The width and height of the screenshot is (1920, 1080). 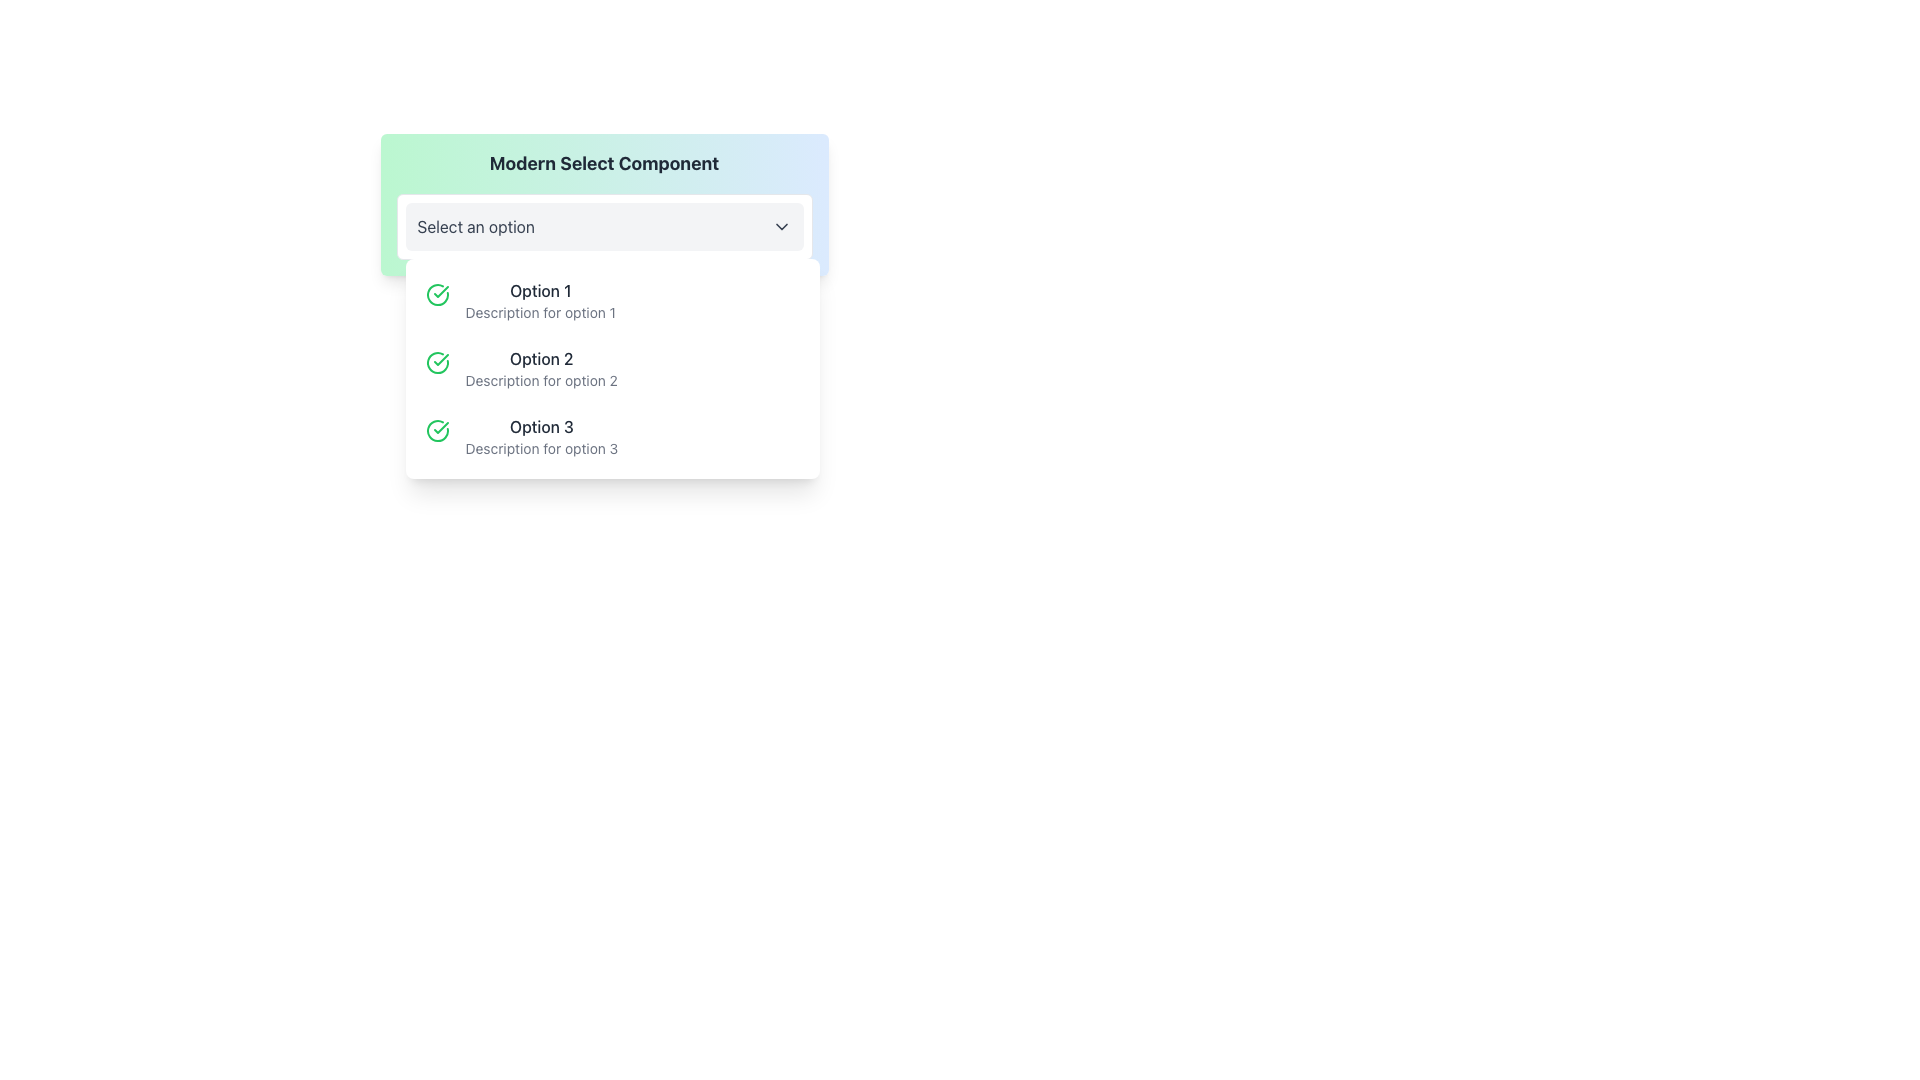 What do you see at coordinates (541, 447) in the screenshot?
I see `the text element reading 'Description for option 3', which is a smaller gray font located directly below the title 'Option 3' in the dropdown menu` at bounding box center [541, 447].